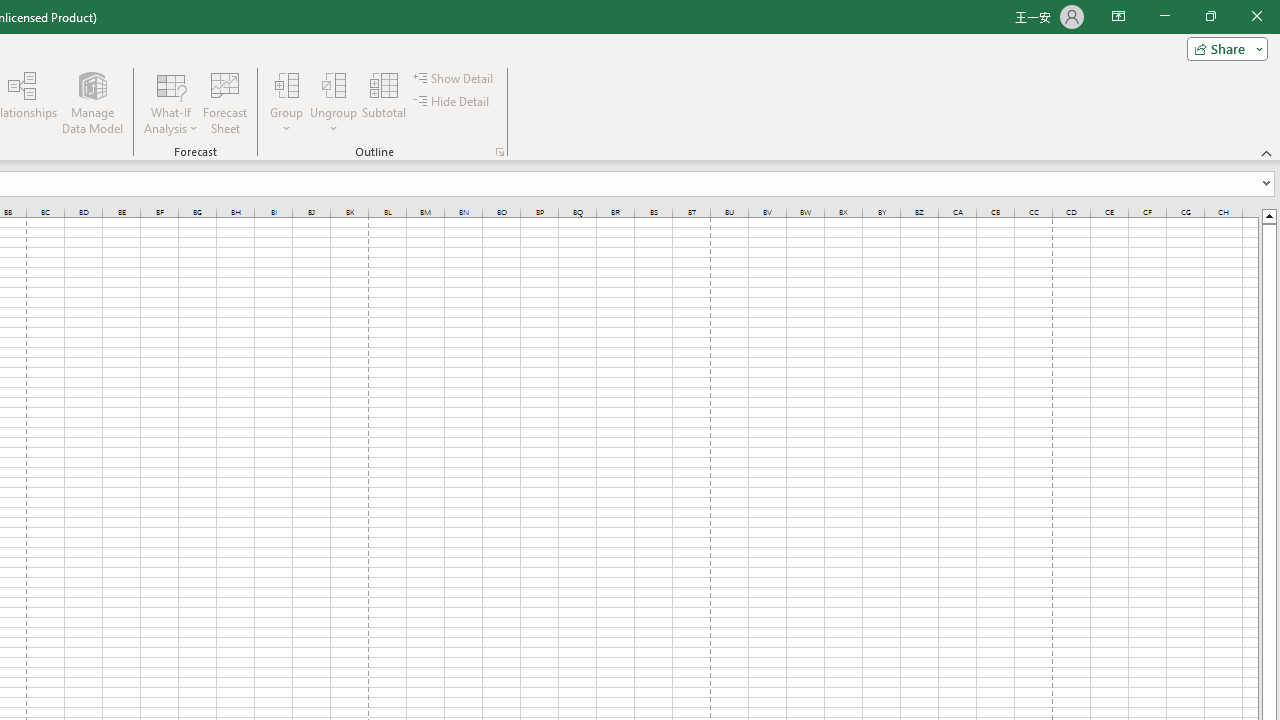 Image resolution: width=1280 pixels, height=720 pixels. Describe the element at coordinates (1164, 16) in the screenshot. I see `'Minimize'` at that location.